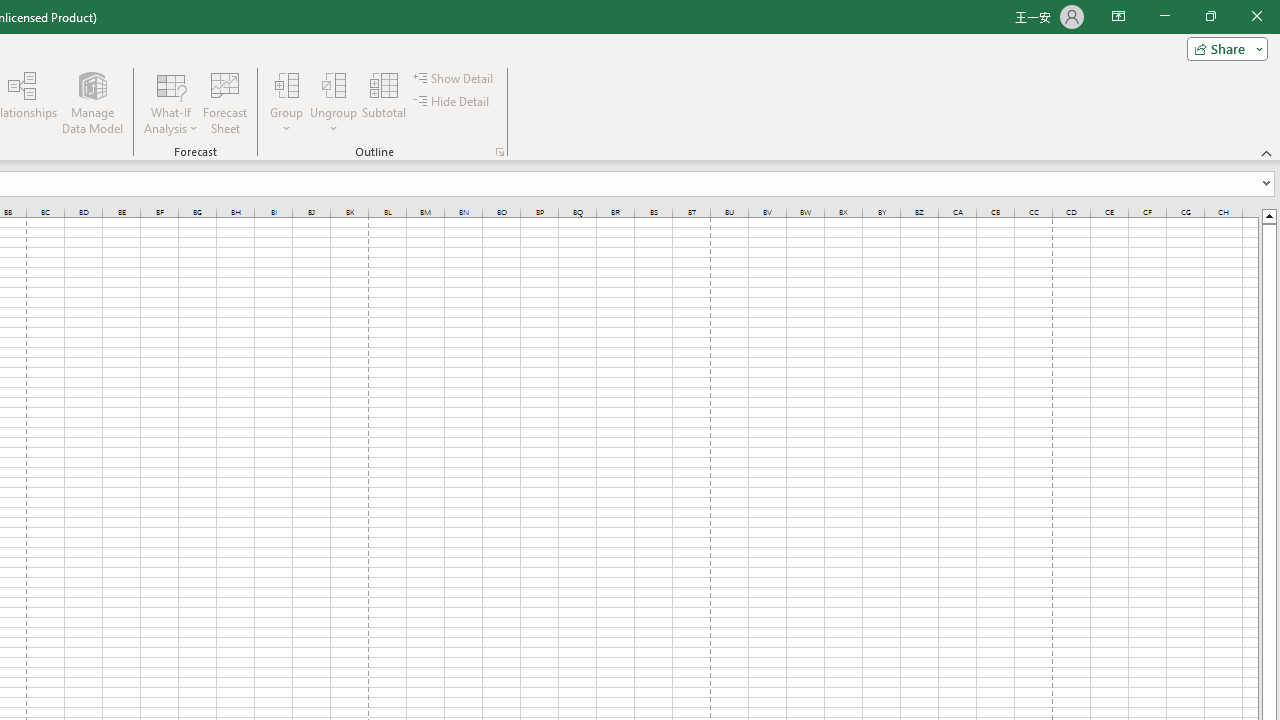 Image resolution: width=1280 pixels, height=720 pixels. Describe the element at coordinates (1164, 16) in the screenshot. I see `'Minimize'` at that location.